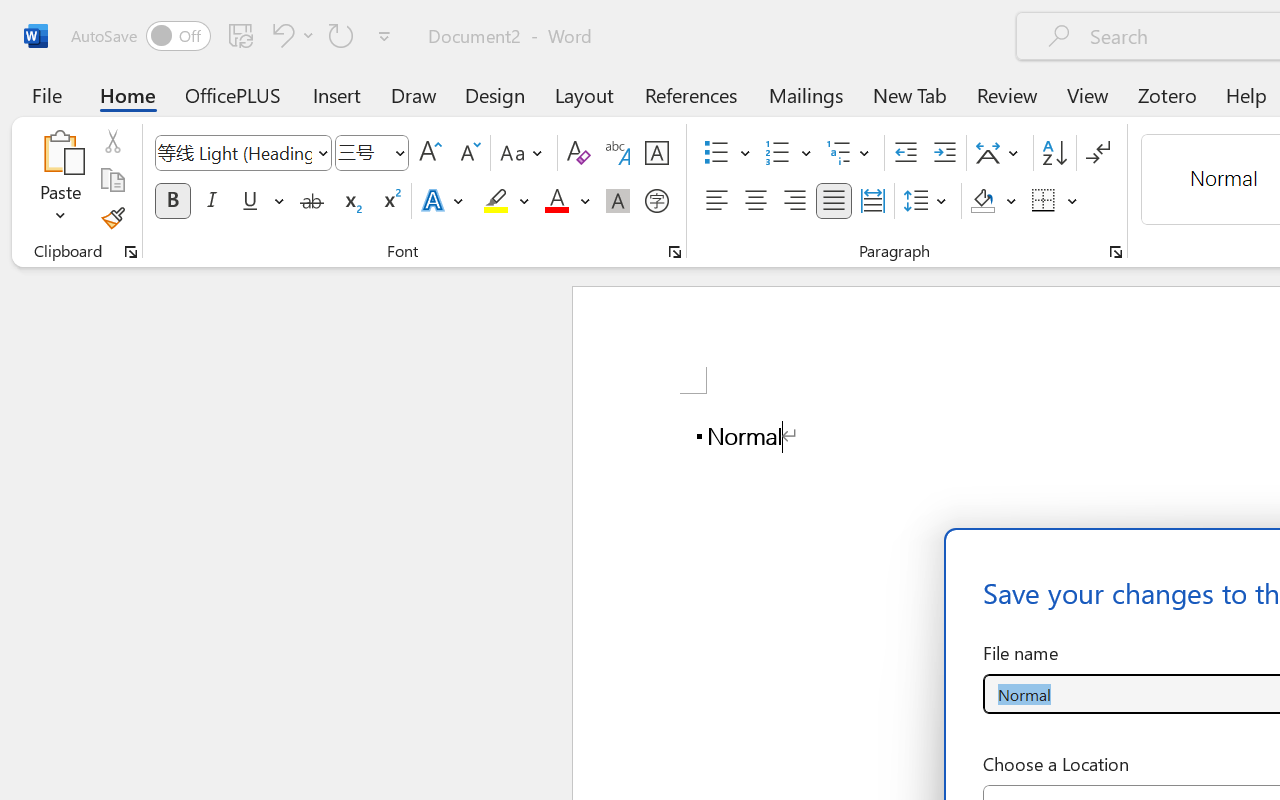 The height and width of the screenshot is (800, 1280). What do you see at coordinates (130, 251) in the screenshot?
I see `'Office Clipboard...'` at bounding box center [130, 251].